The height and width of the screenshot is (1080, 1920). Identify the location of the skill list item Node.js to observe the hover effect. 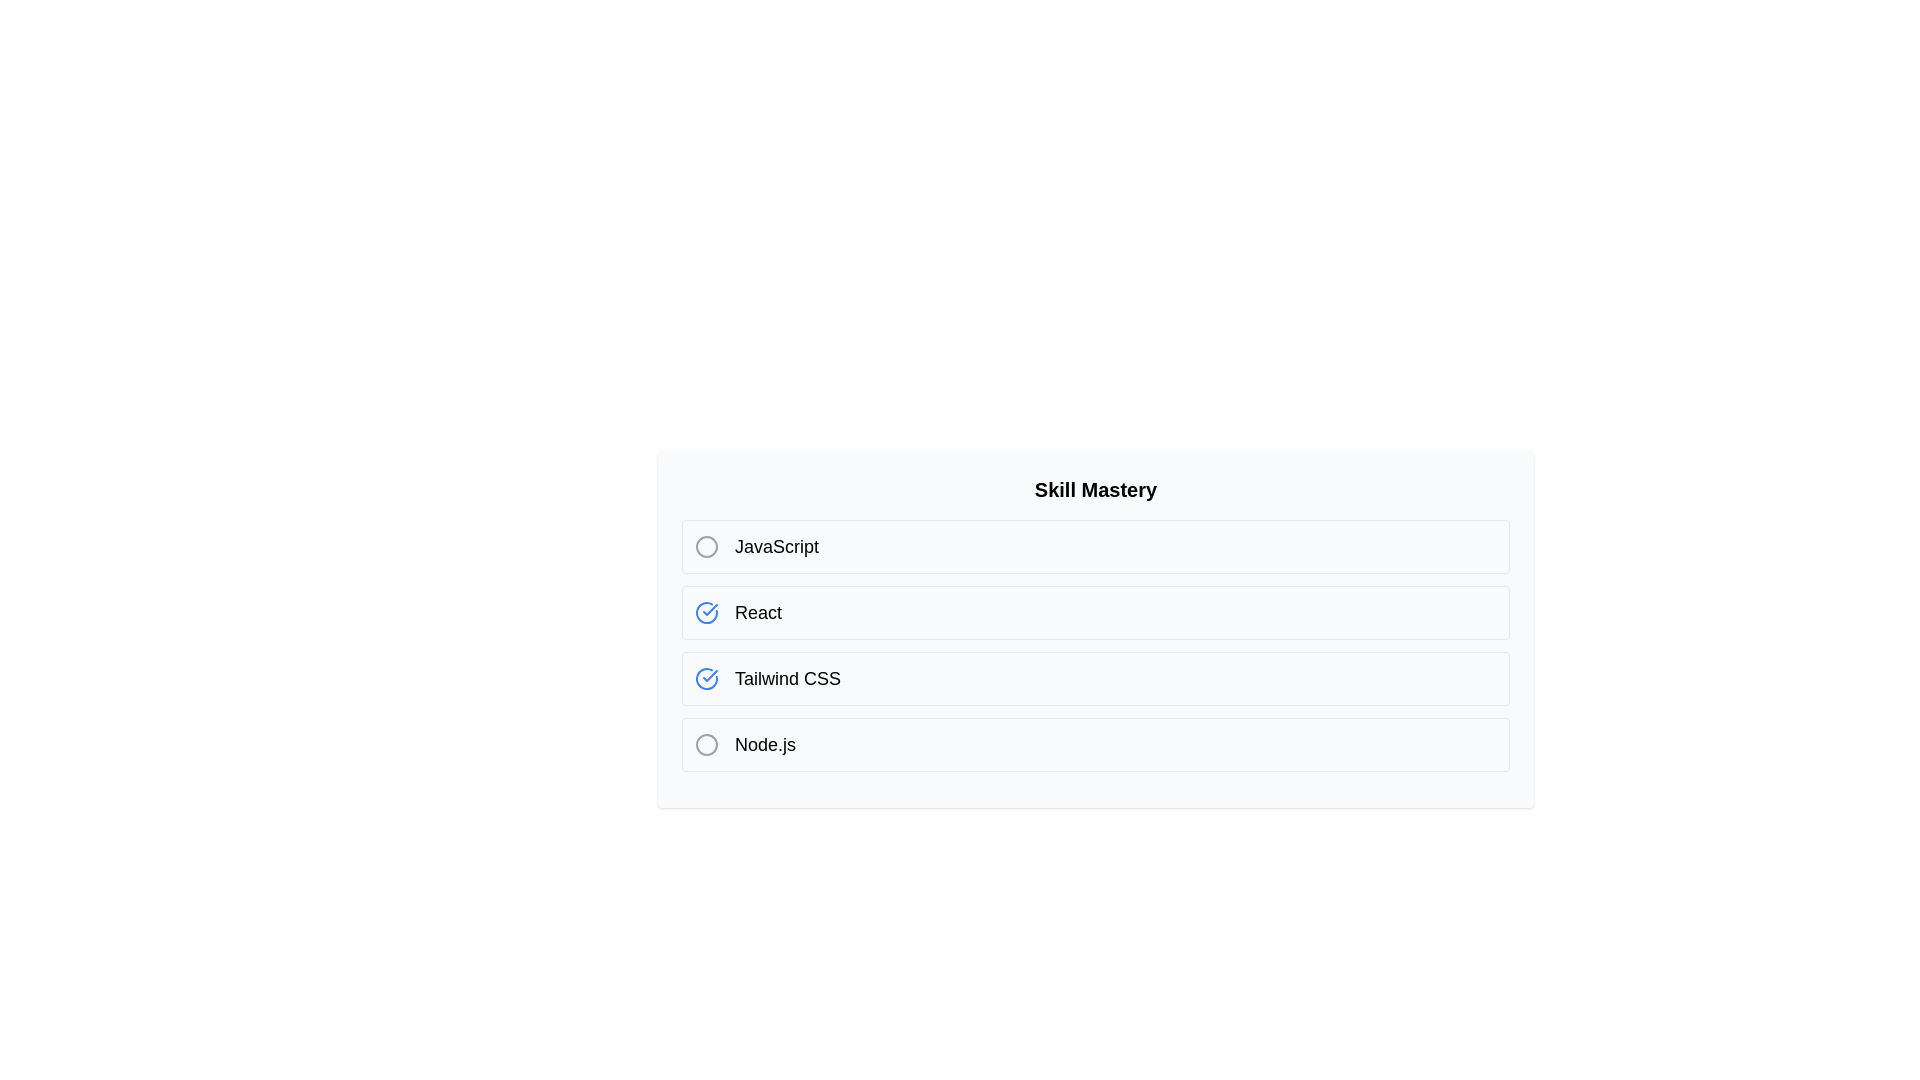
(1094, 744).